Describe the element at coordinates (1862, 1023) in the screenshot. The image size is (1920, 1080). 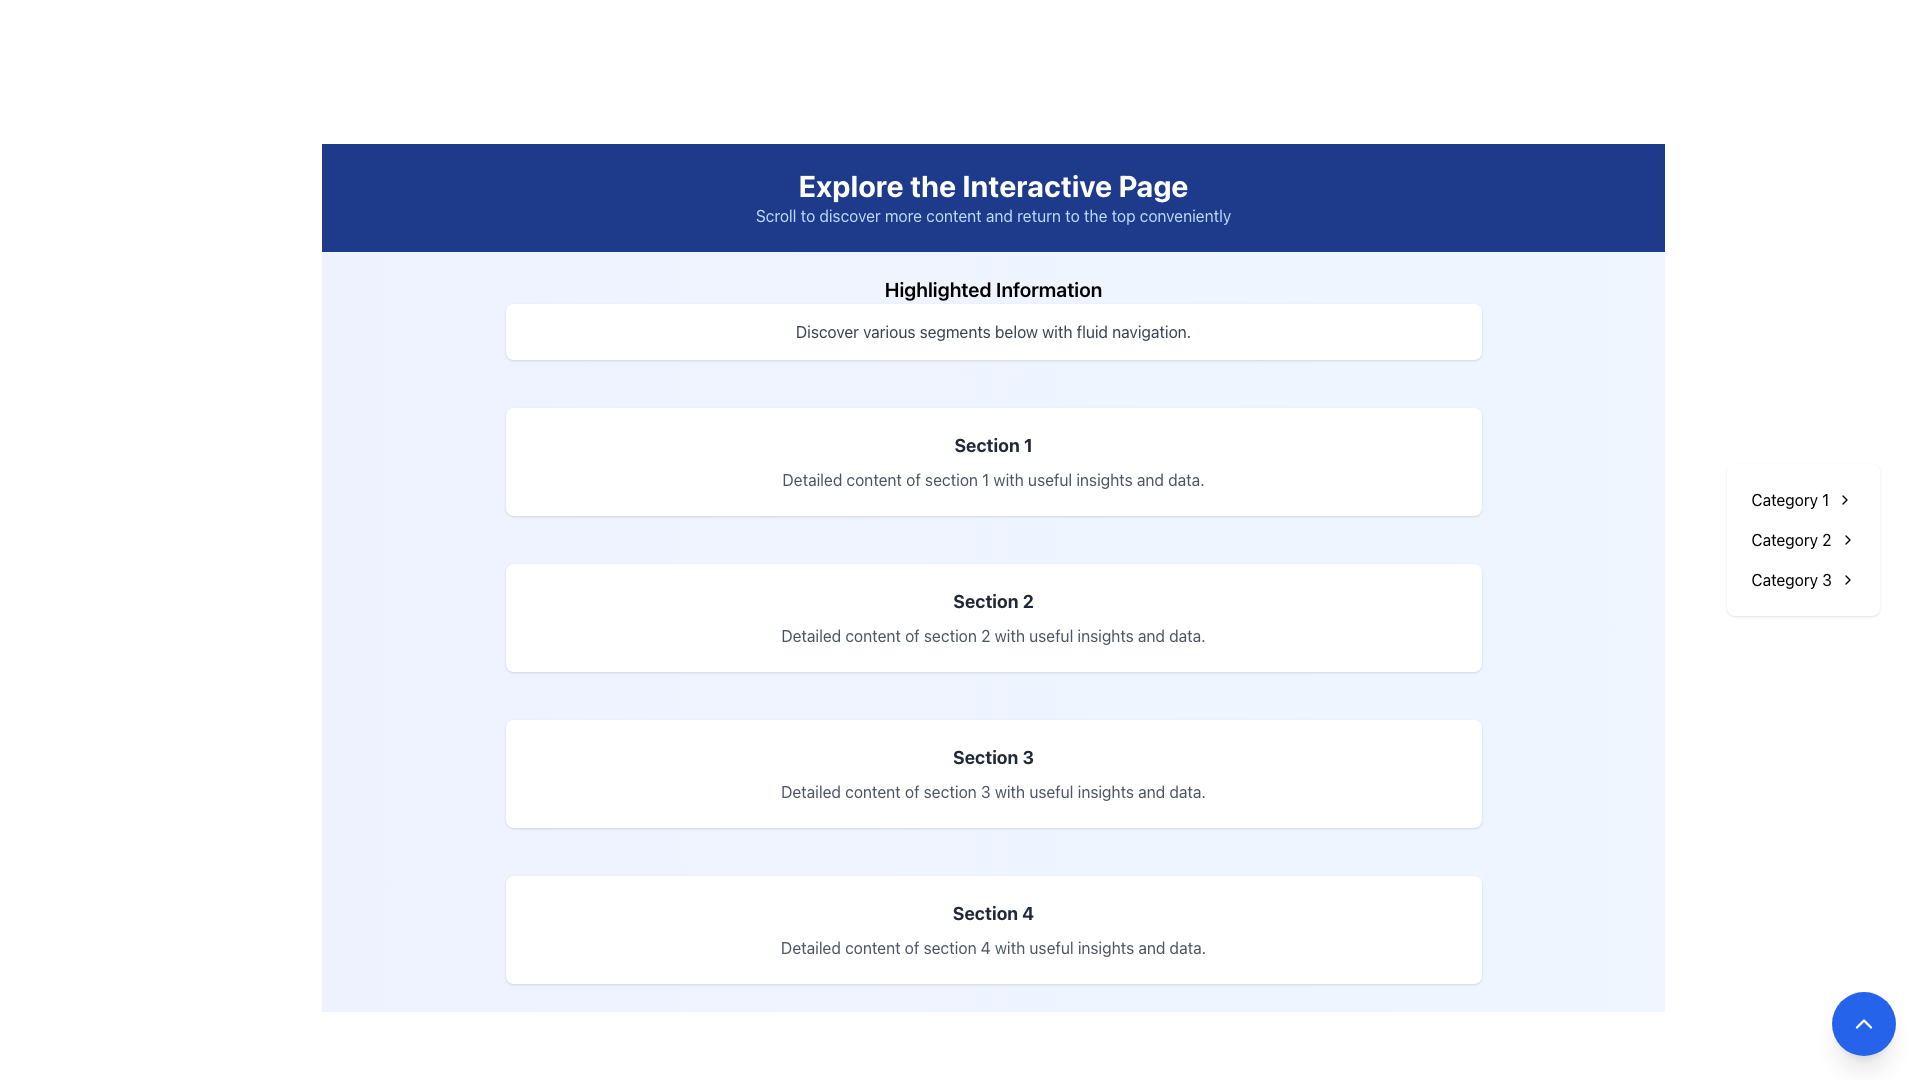
I see `the circular scroll-to-top button with a blue background and white chevron icon, located at the bottom-right corner of the interface` at that location.